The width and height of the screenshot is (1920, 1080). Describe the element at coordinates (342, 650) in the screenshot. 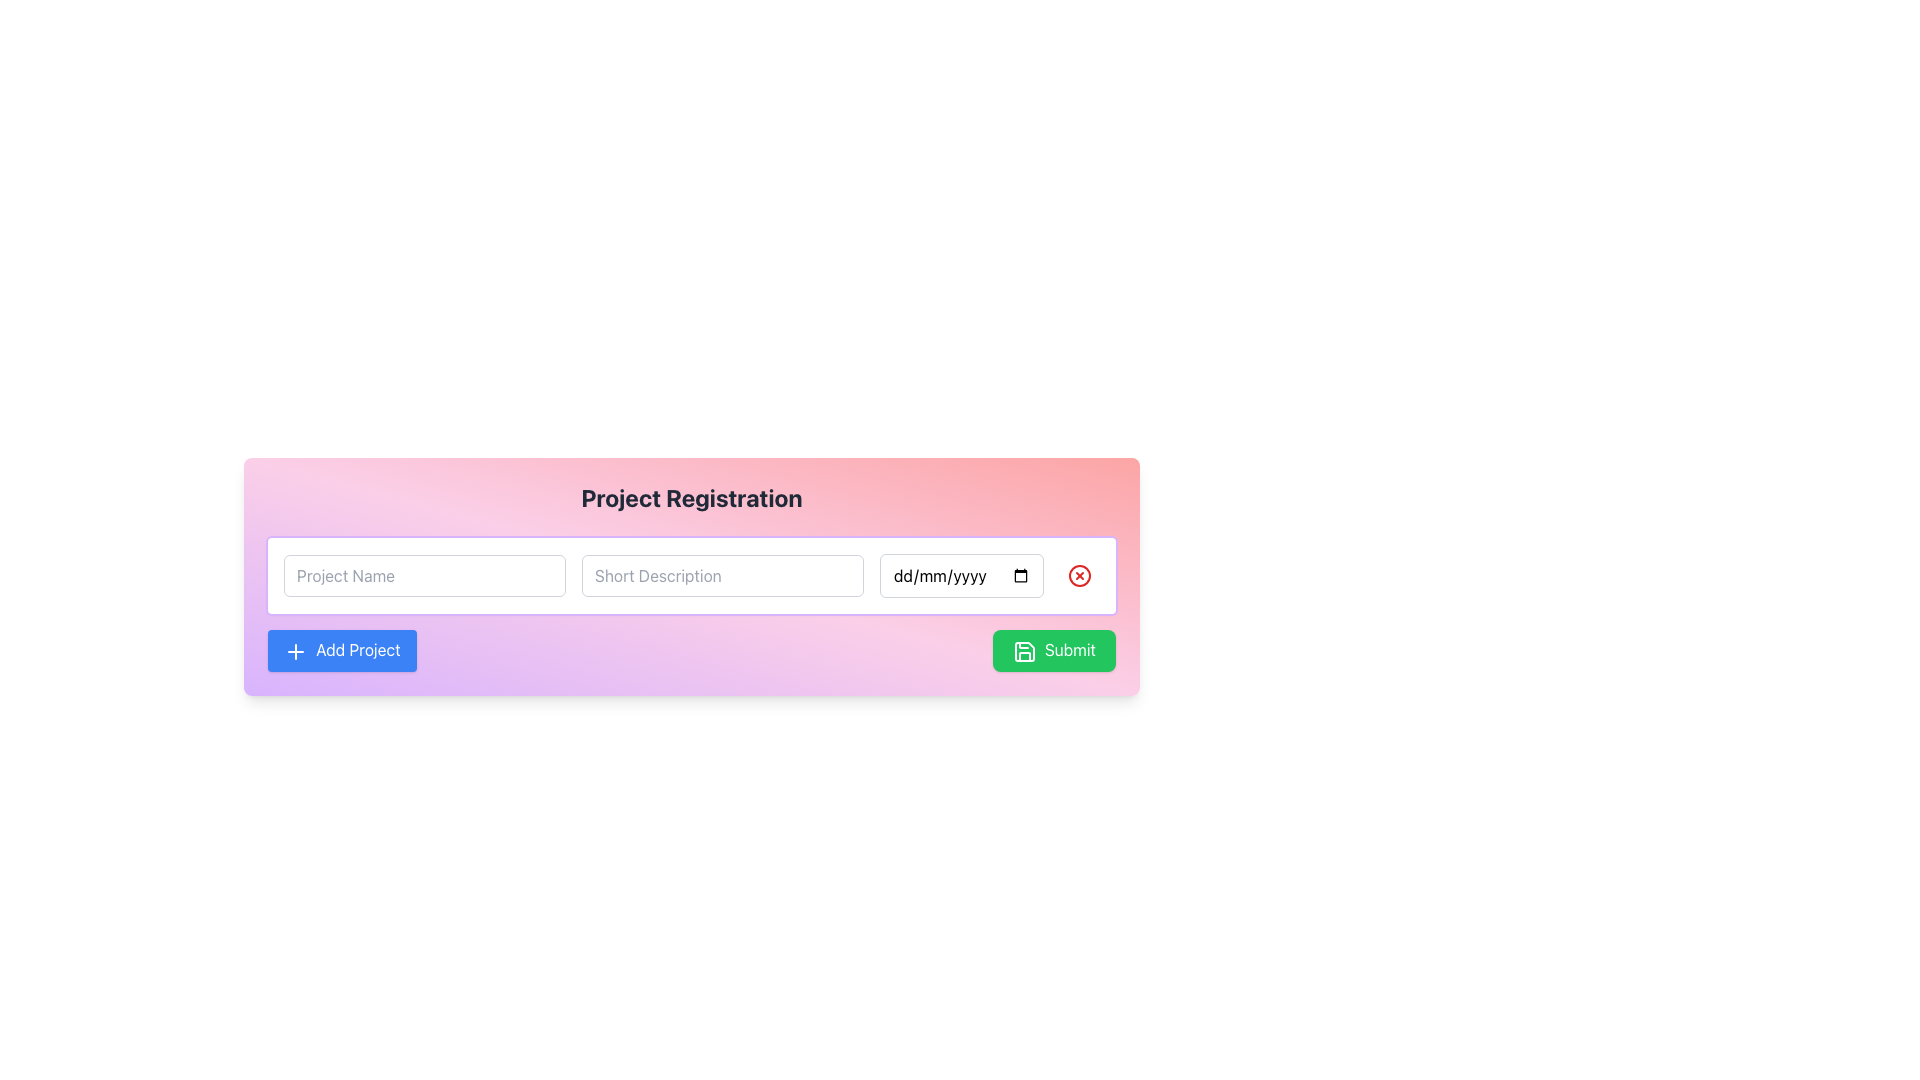

I see `the 'Add New Project' button located at the lower-left corner of the button group to initiate adding a project` at that location.